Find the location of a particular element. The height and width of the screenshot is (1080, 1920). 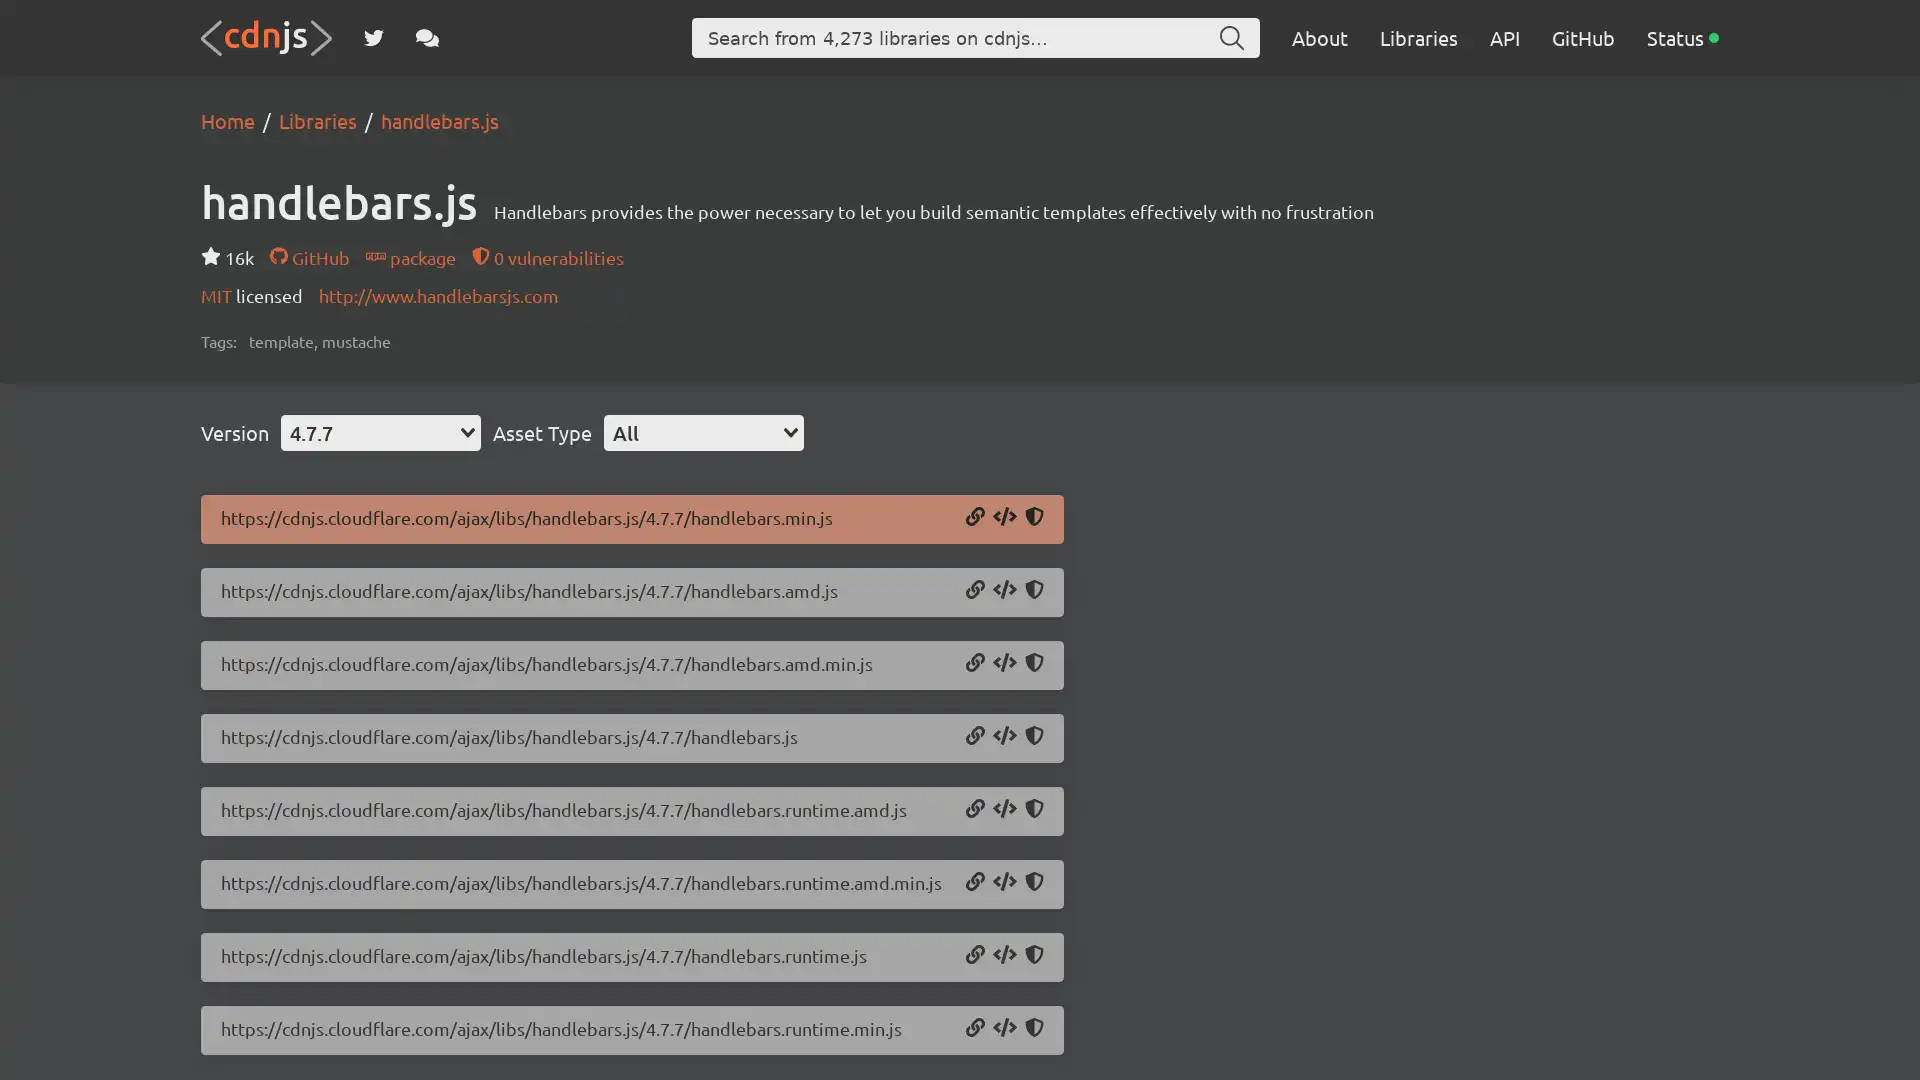

Copy Script Tag is located at coordinates (1004, 517).